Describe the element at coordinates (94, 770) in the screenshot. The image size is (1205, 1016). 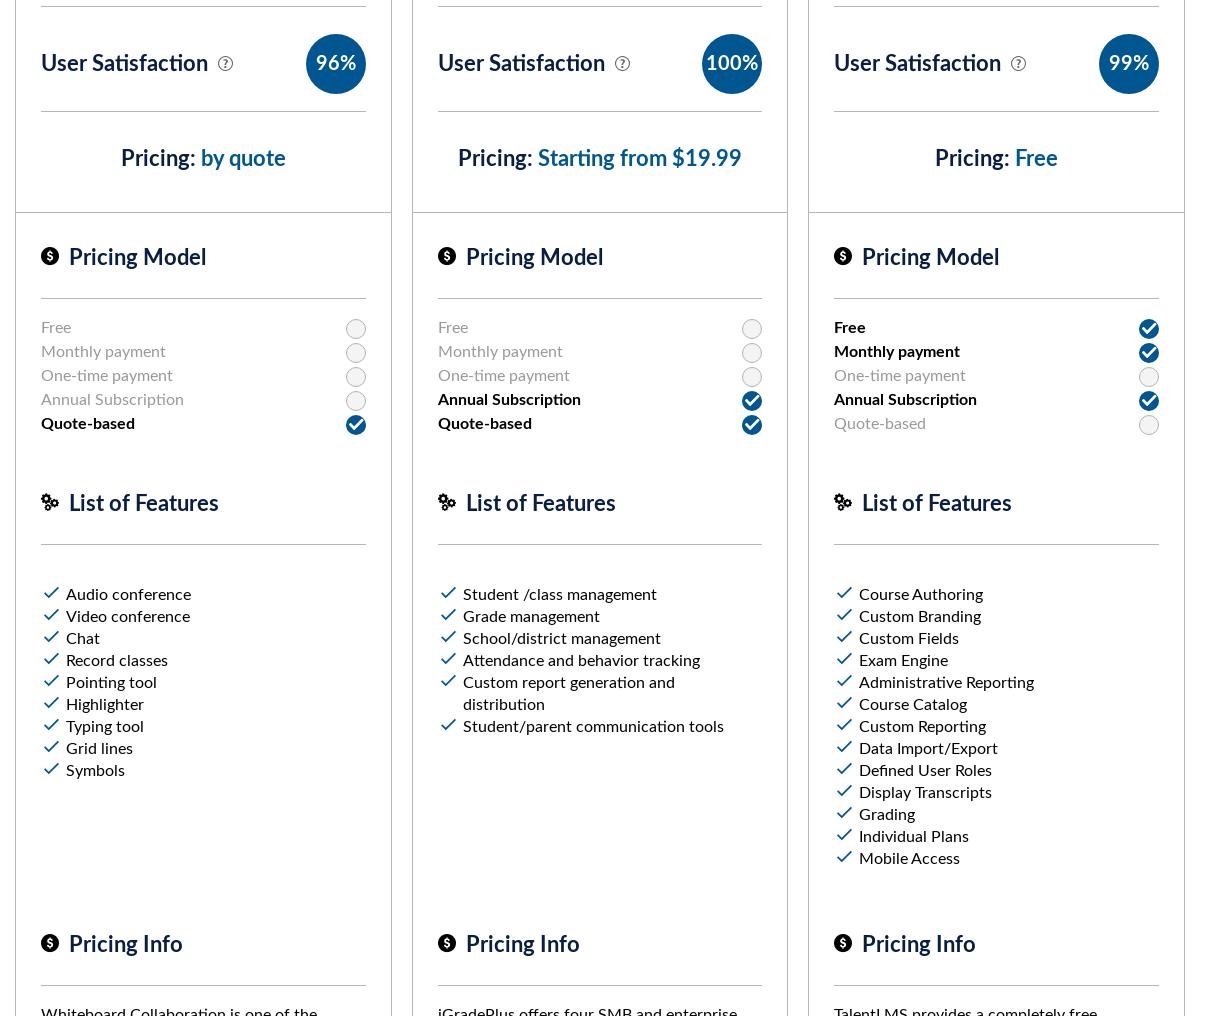
I see `'Symbols'` at that location.